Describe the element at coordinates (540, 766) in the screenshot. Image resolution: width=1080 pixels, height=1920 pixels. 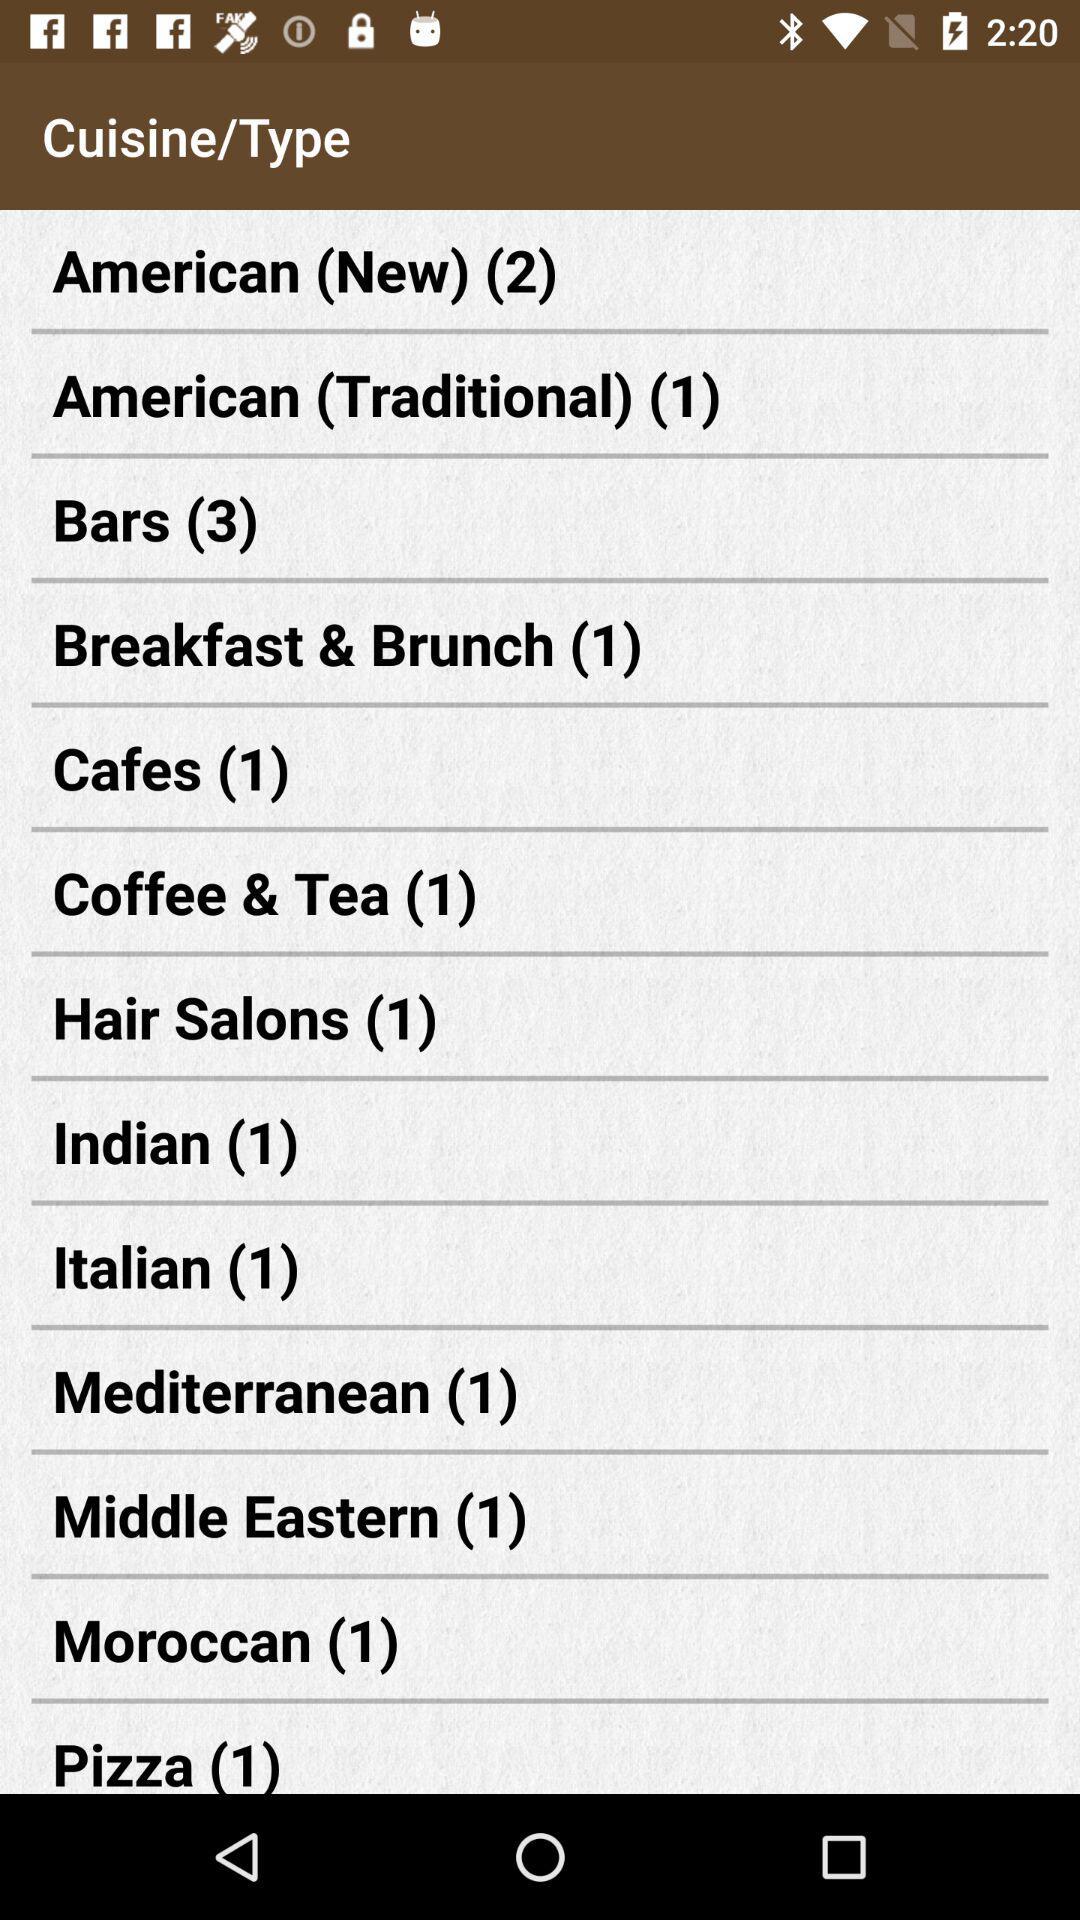
I see `cafes 1` at that location.